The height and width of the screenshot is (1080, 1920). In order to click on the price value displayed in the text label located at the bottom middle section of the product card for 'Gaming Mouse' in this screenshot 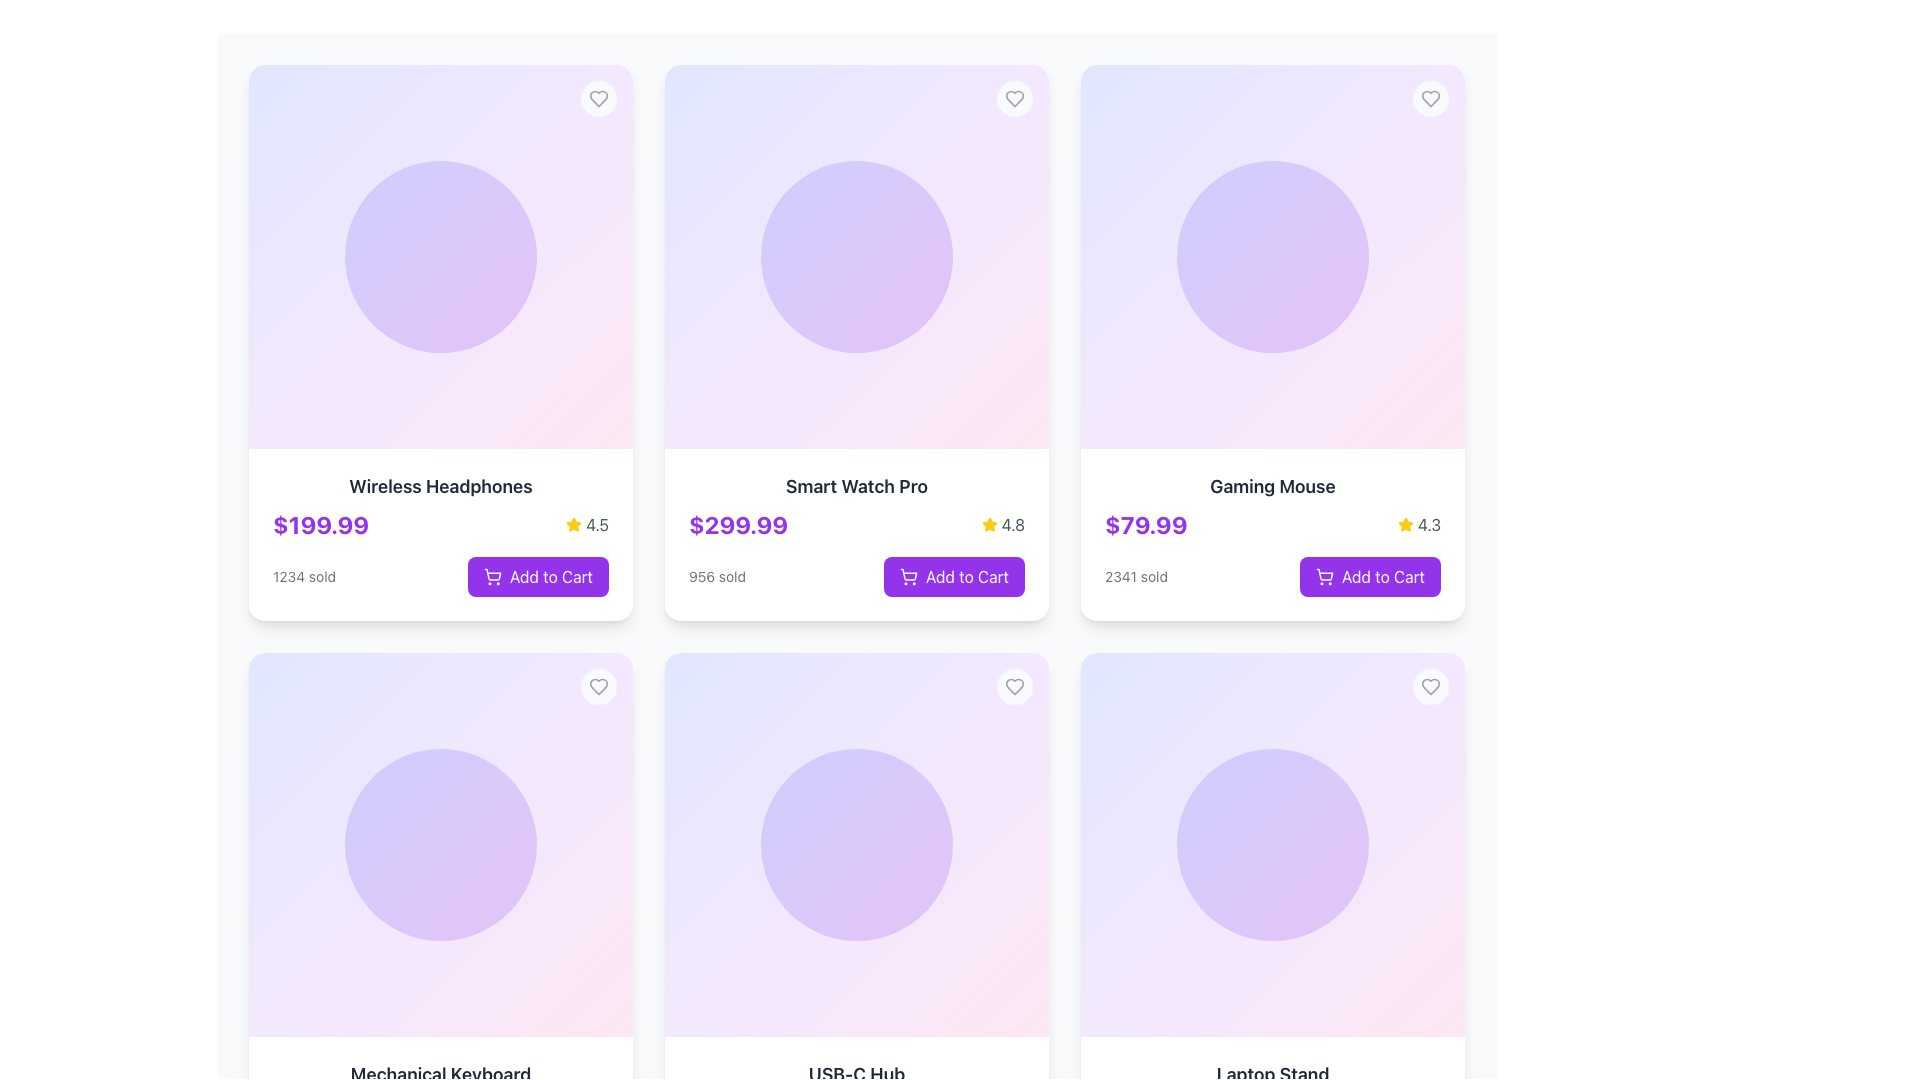, I will do `click(1146, 523)`.